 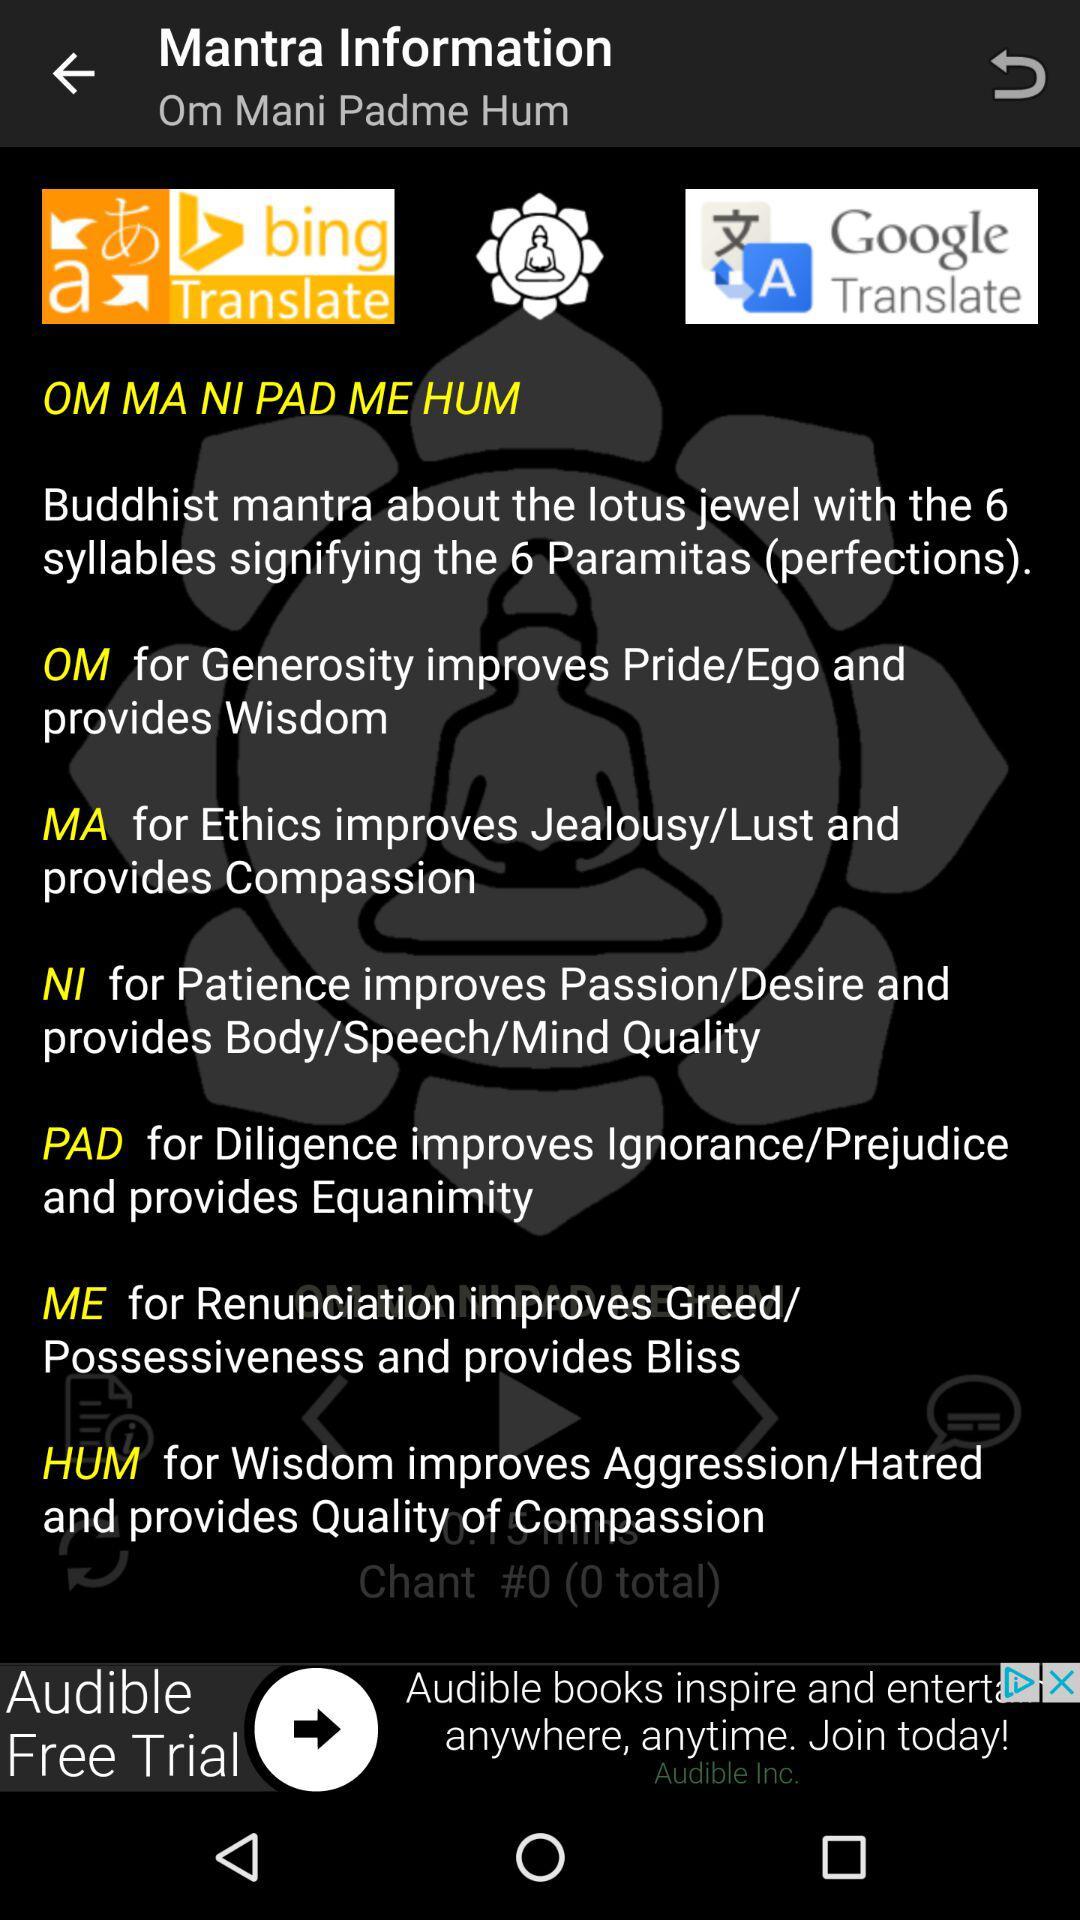 What do you see at coordinates (109, 1417) in the screenshot?
I see `the info icon` at bounding box center [109, 1417].